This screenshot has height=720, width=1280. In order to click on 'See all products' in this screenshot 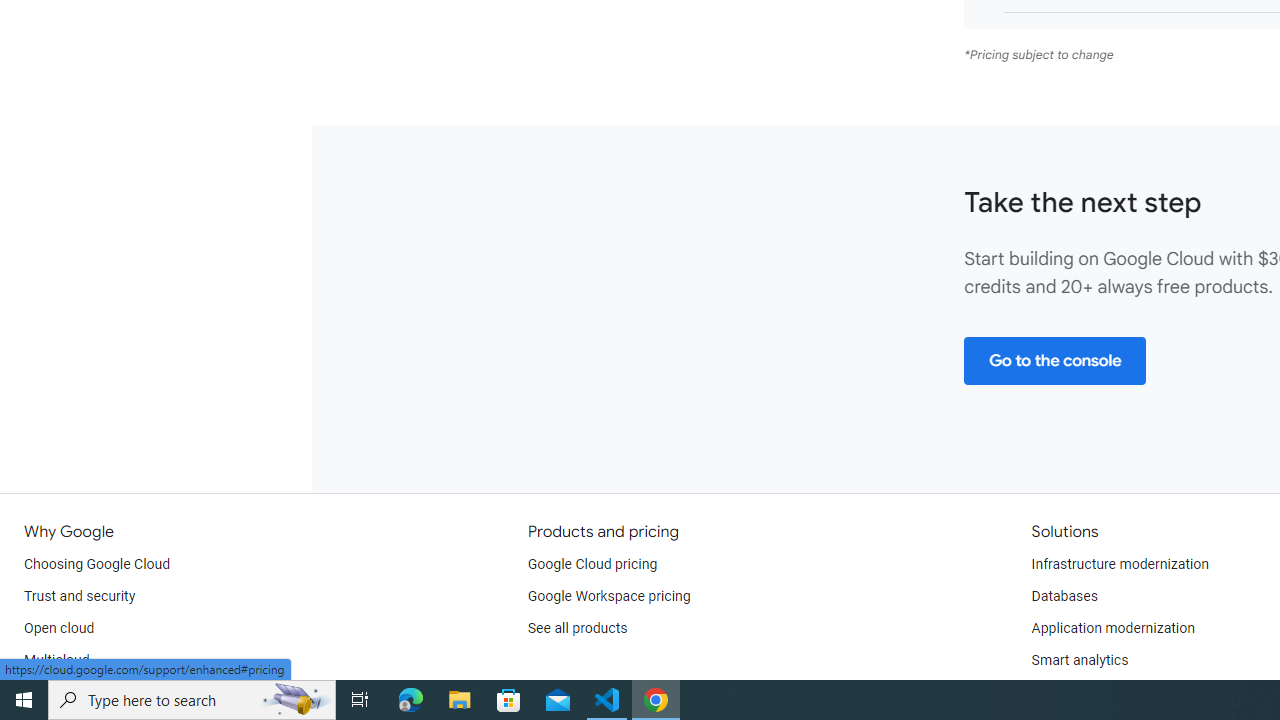, I will do `click(576, 627)`.